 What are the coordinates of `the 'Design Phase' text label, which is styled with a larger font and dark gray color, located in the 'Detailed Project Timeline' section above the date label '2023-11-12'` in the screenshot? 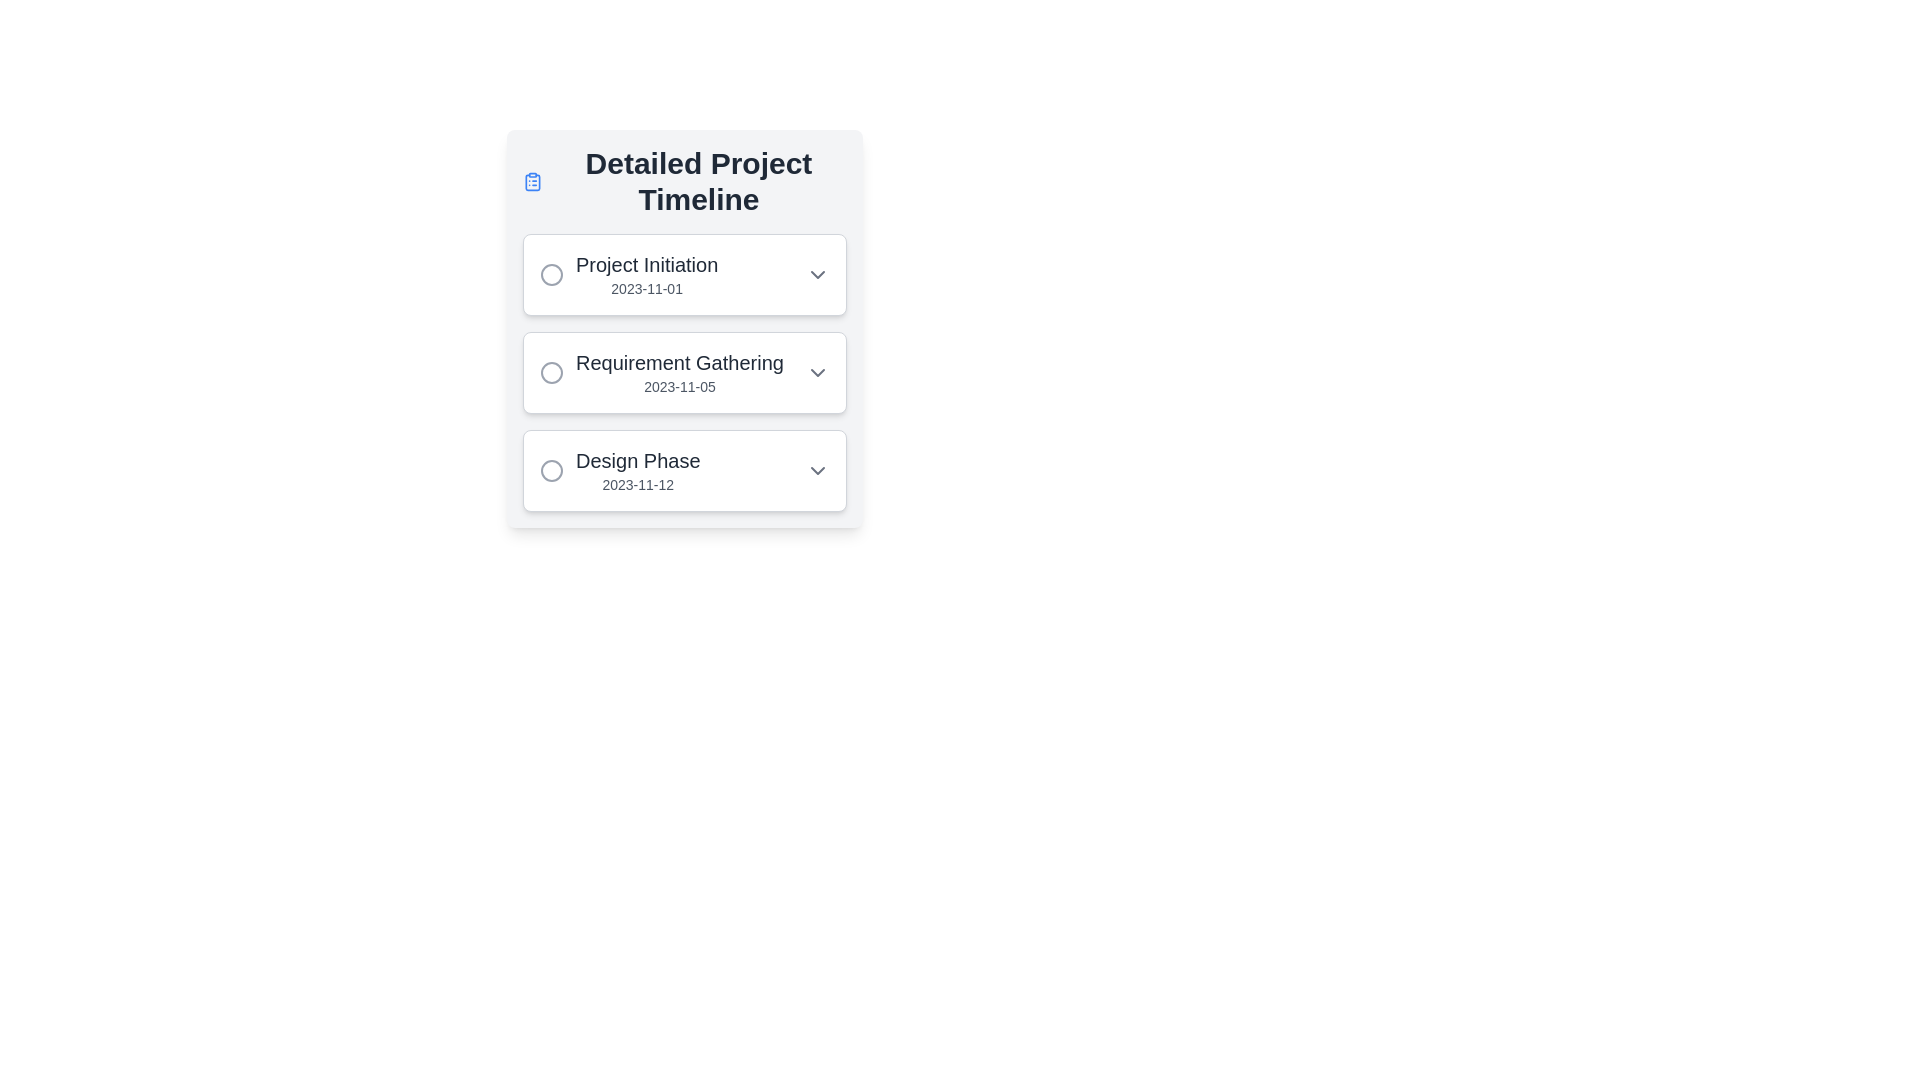 It's located at (637, 461).